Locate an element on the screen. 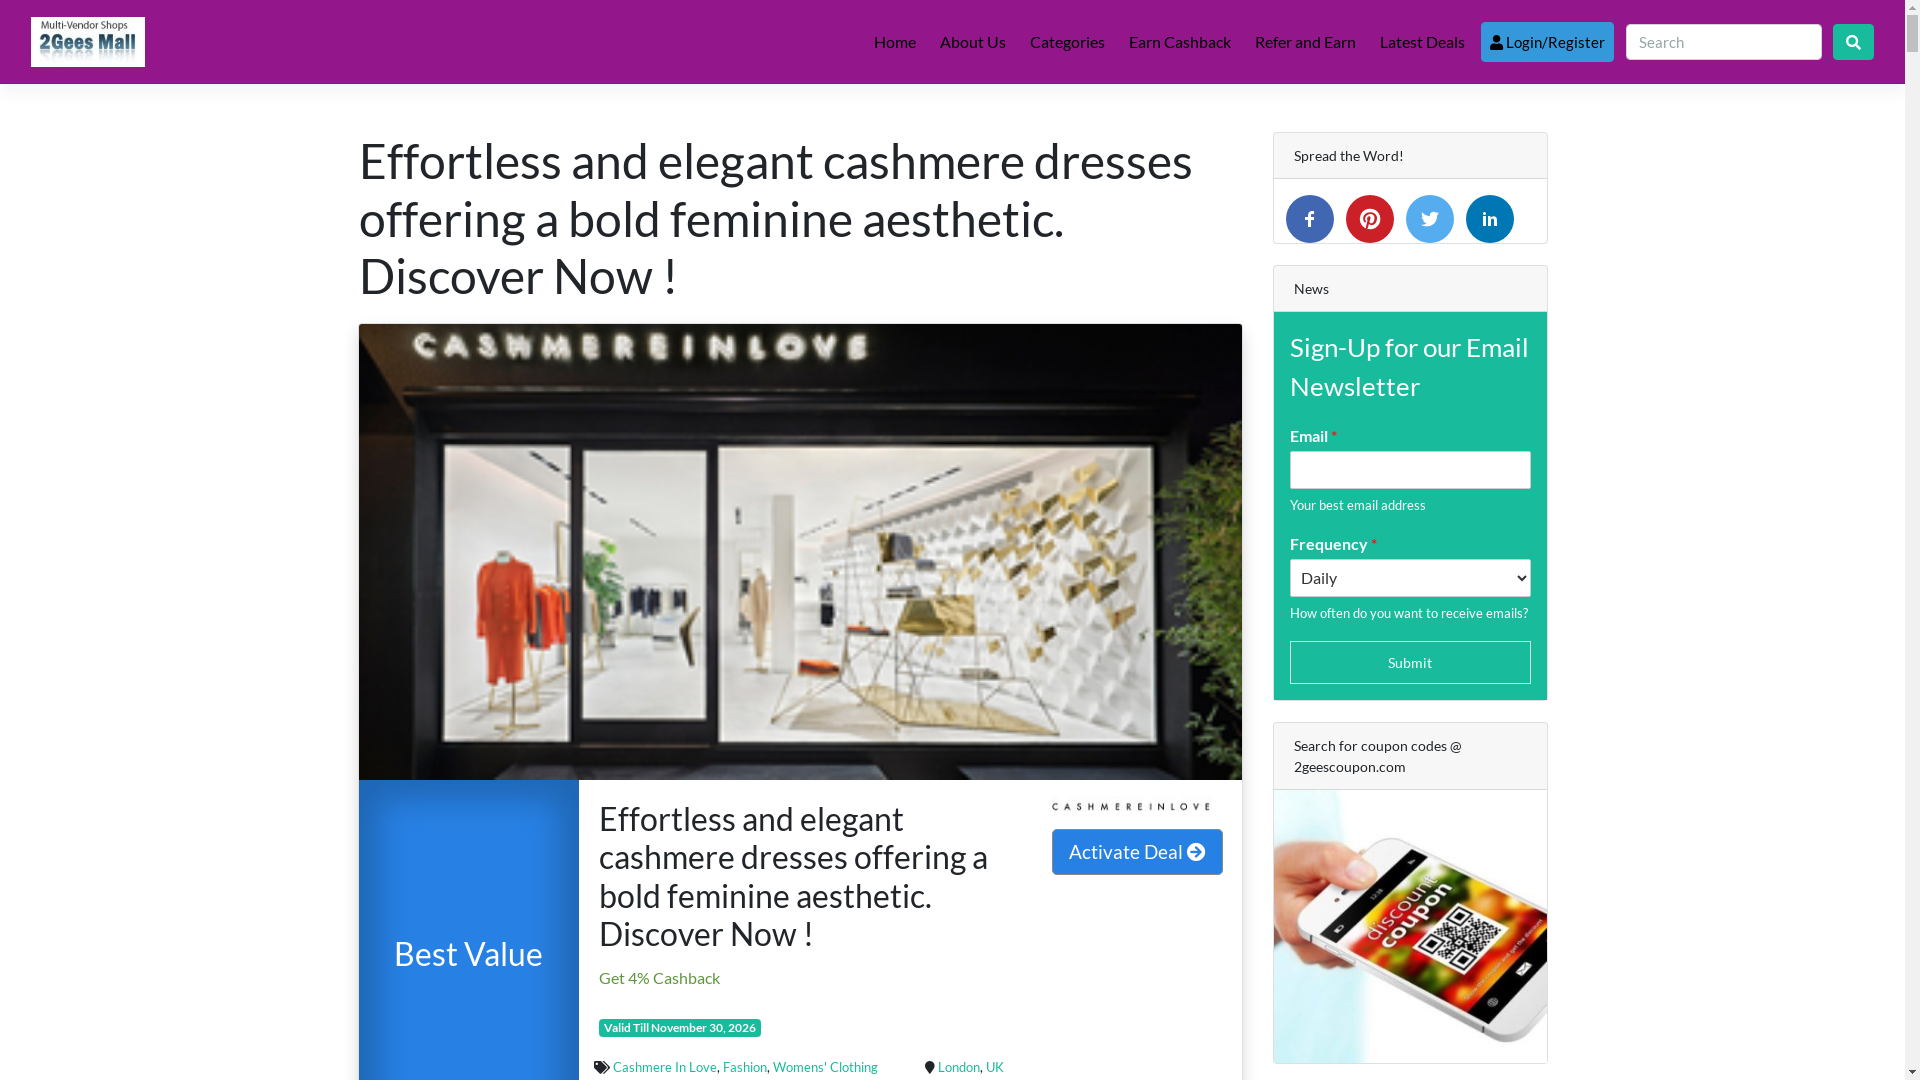 The height and width of the screenshot is (1080, 1920). 'Home' is located at coordinates (893, 42).